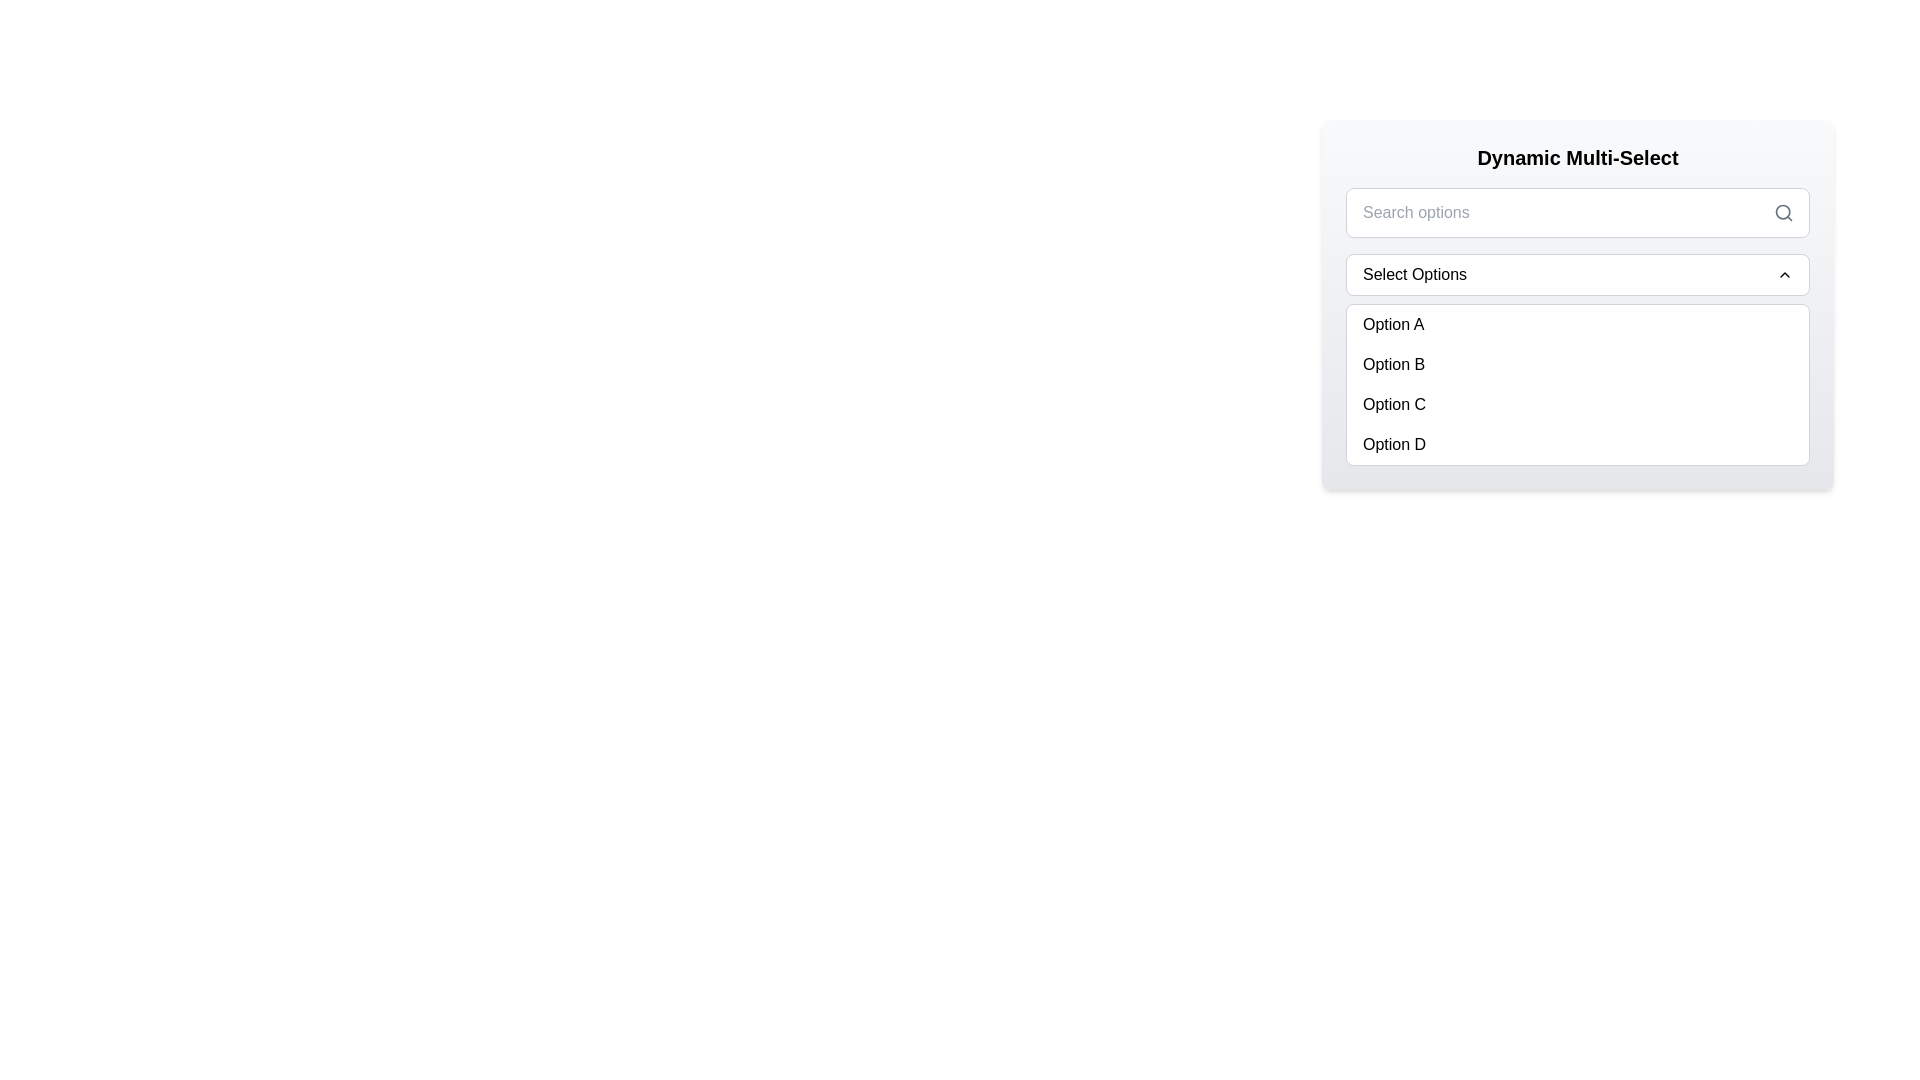 Image resolution: width=1920 pixels, height=1080 pixels. What do you see at coordinates (1392, 323) in the screenshot?
I see `the text label displaying 'Option A', which is the first selectable option in a dropdown list` at bounding box center [1392, 323].